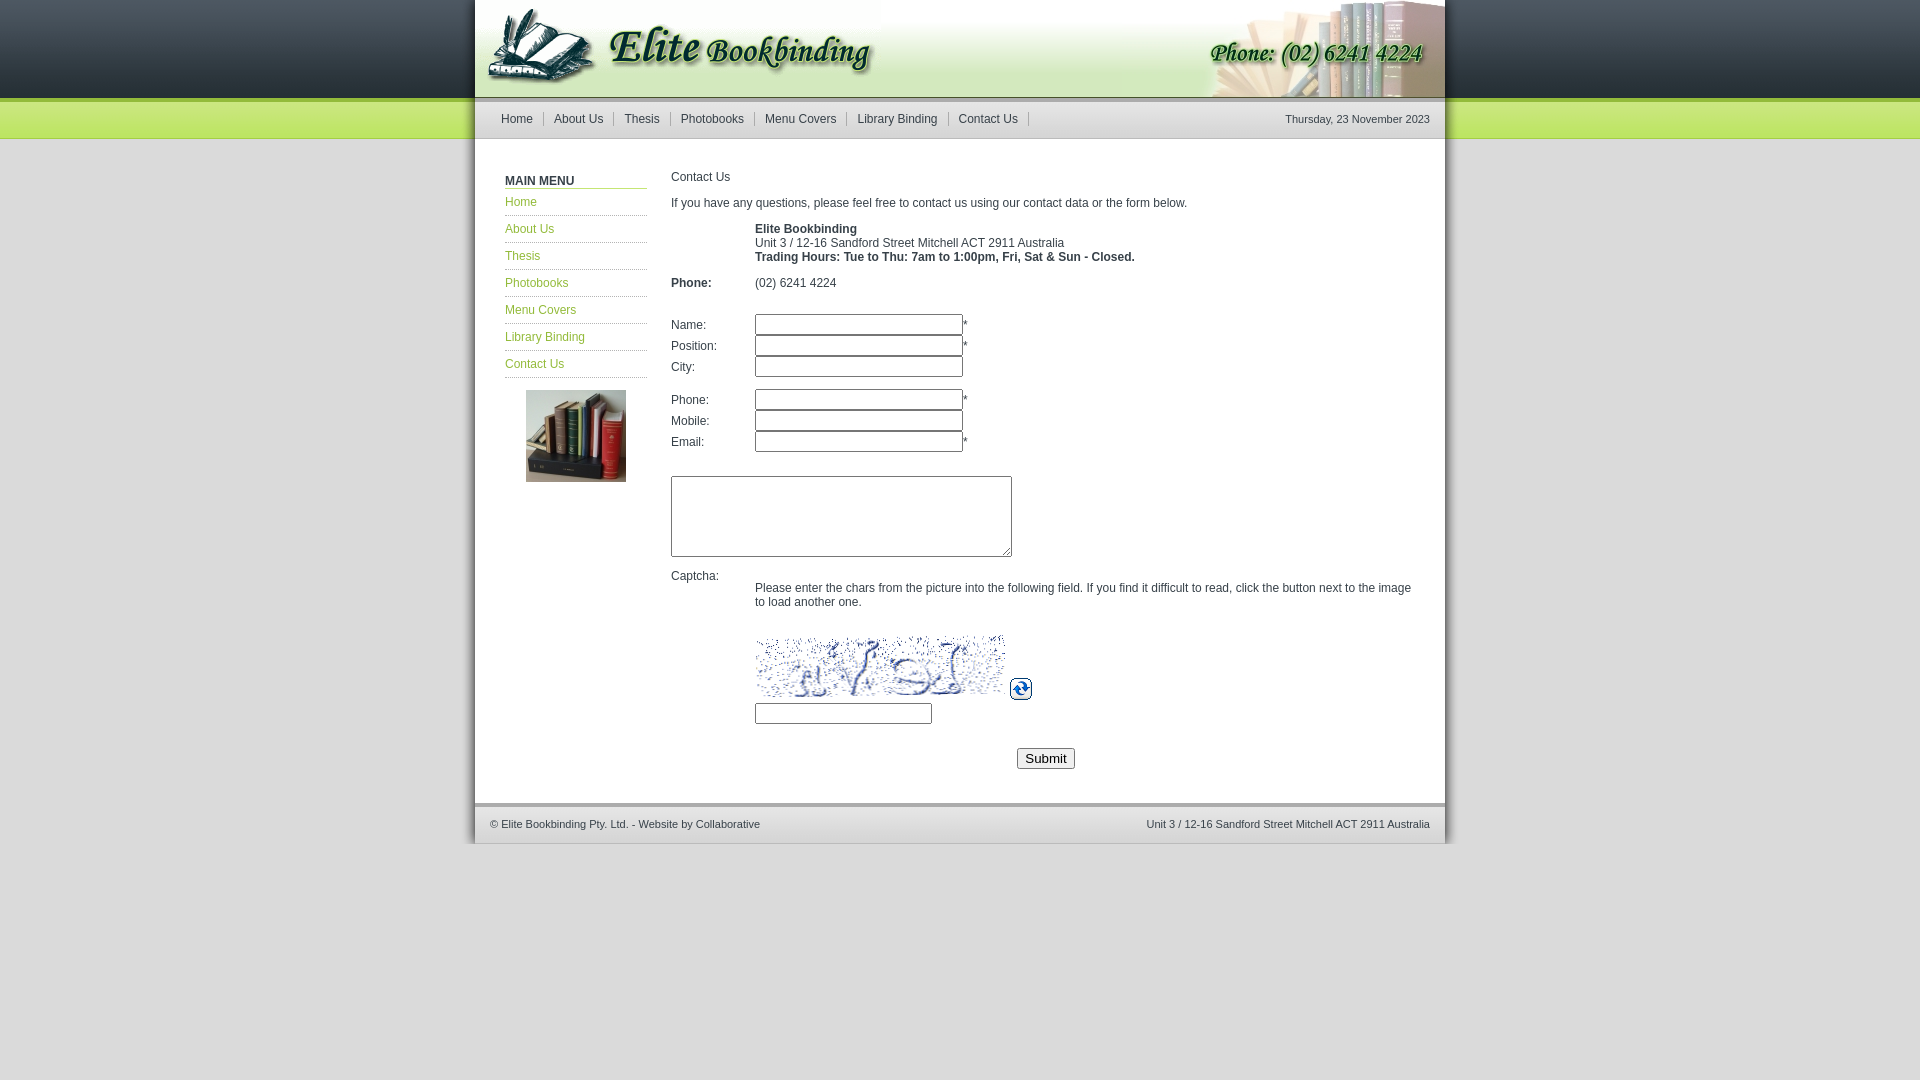 This screenshot has height=1080, width=1920. Describe the element at coordinates (1044, 758) in the screenshot. I see `'Submit'` at that location.